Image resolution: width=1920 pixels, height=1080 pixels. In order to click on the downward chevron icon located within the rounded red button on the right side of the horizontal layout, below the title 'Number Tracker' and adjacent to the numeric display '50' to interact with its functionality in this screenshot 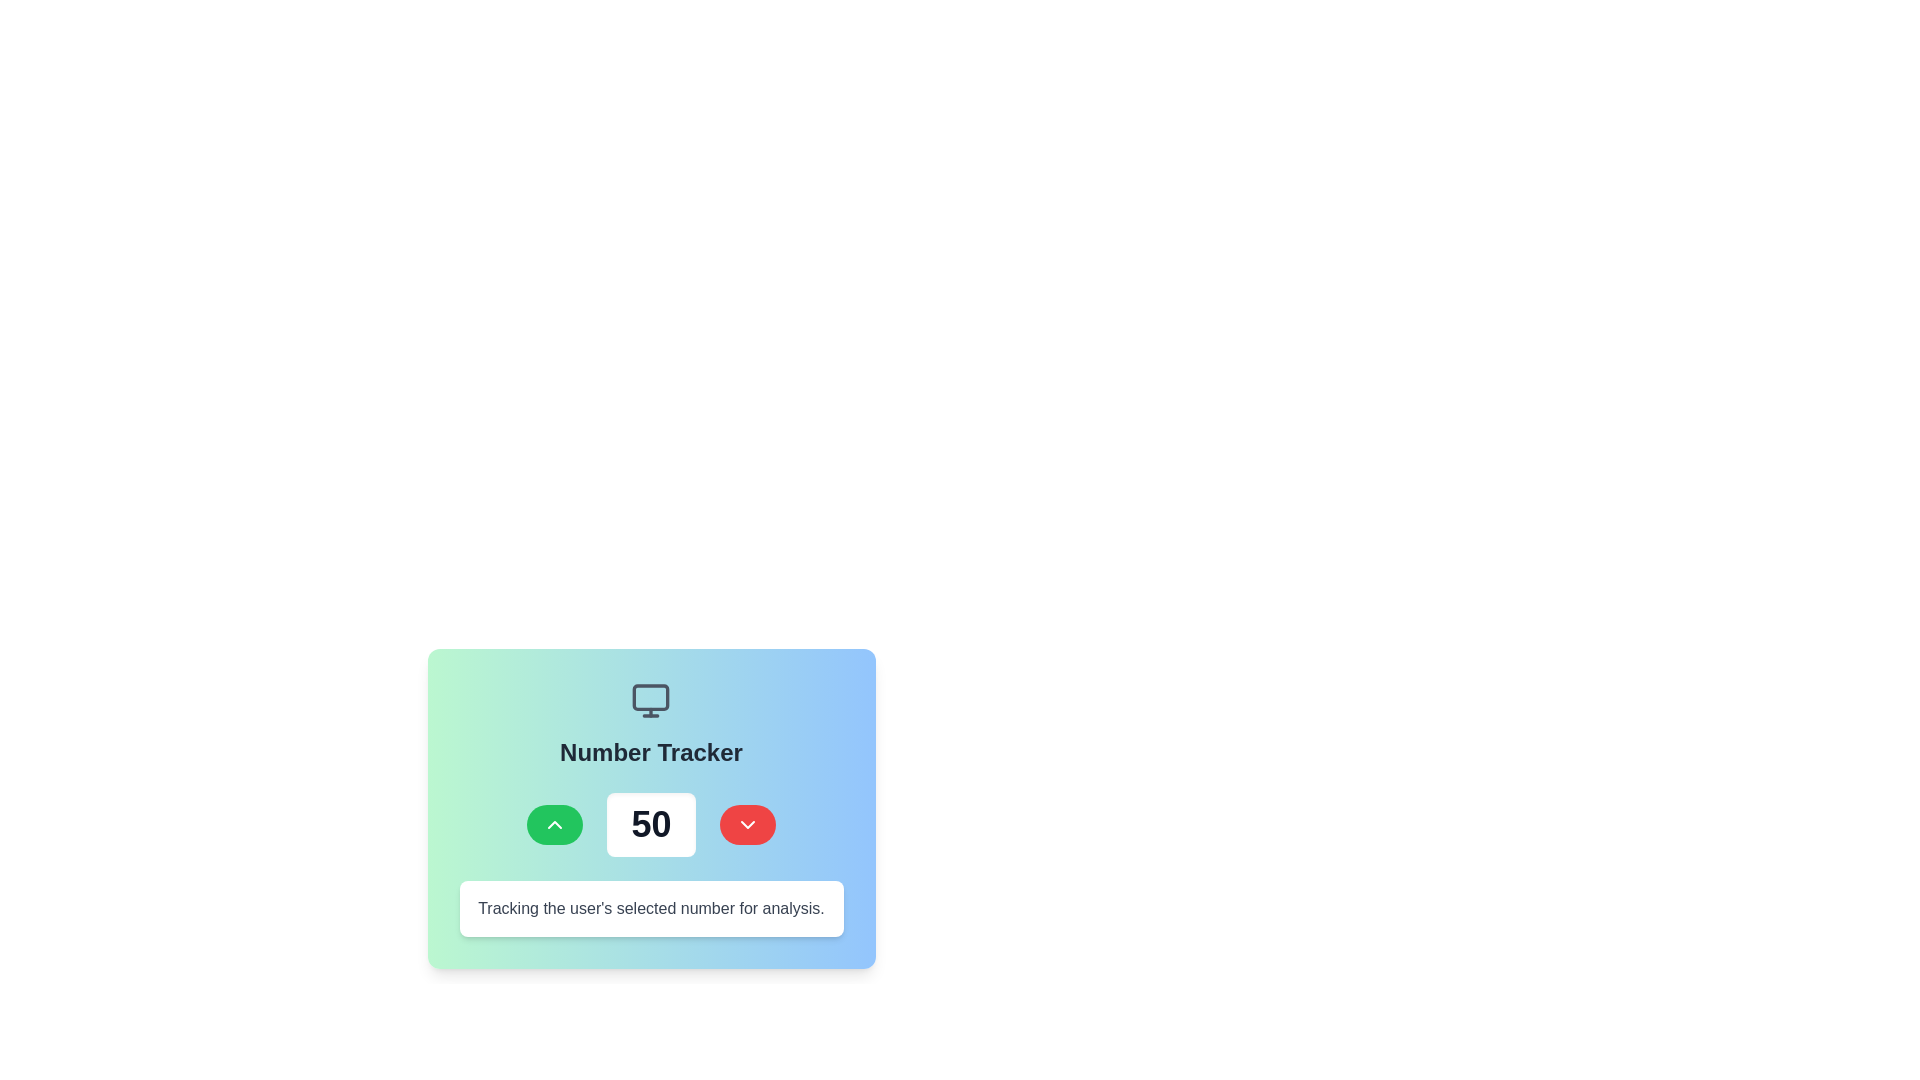, I will do `click(746, 825)`.